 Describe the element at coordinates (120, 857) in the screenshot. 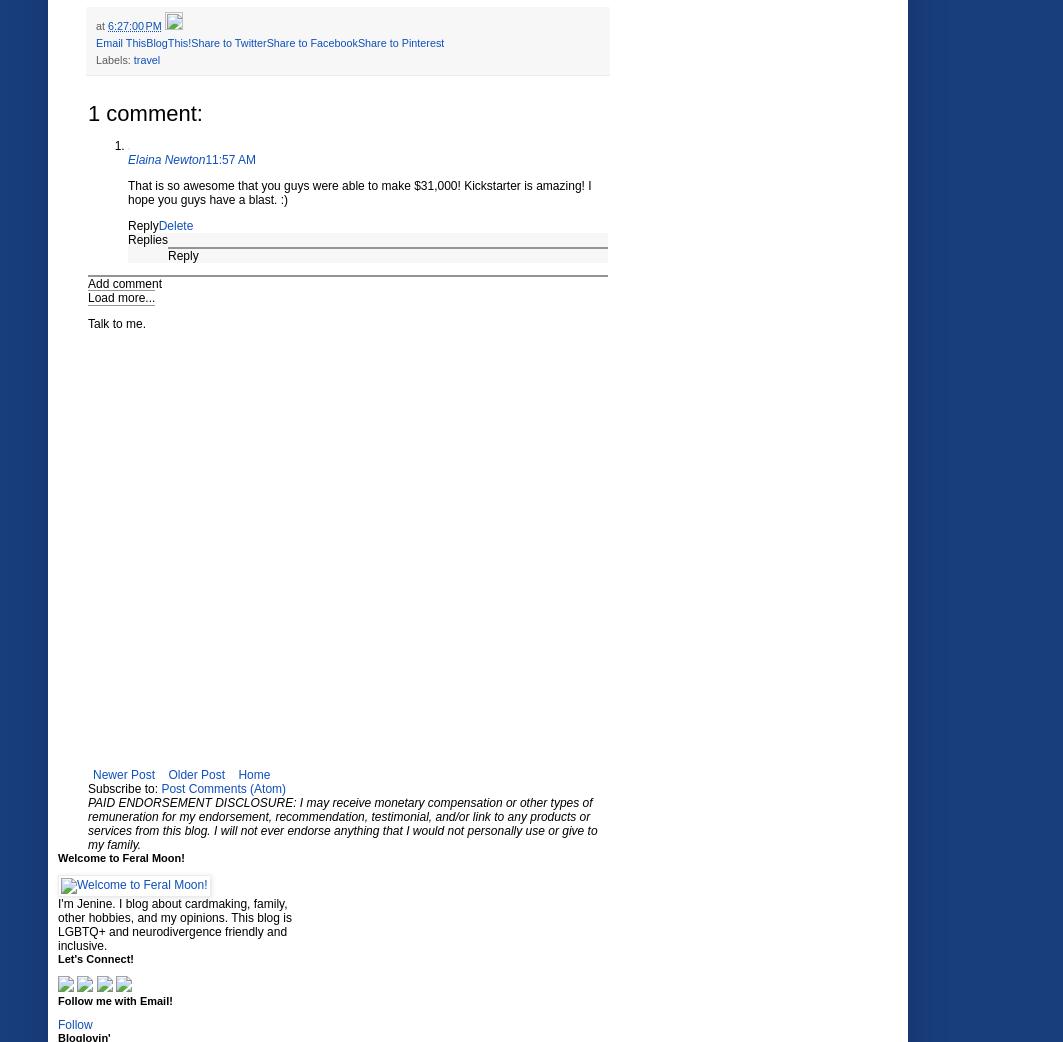

I see `'Welcome to Feral Moon!'` at that location.